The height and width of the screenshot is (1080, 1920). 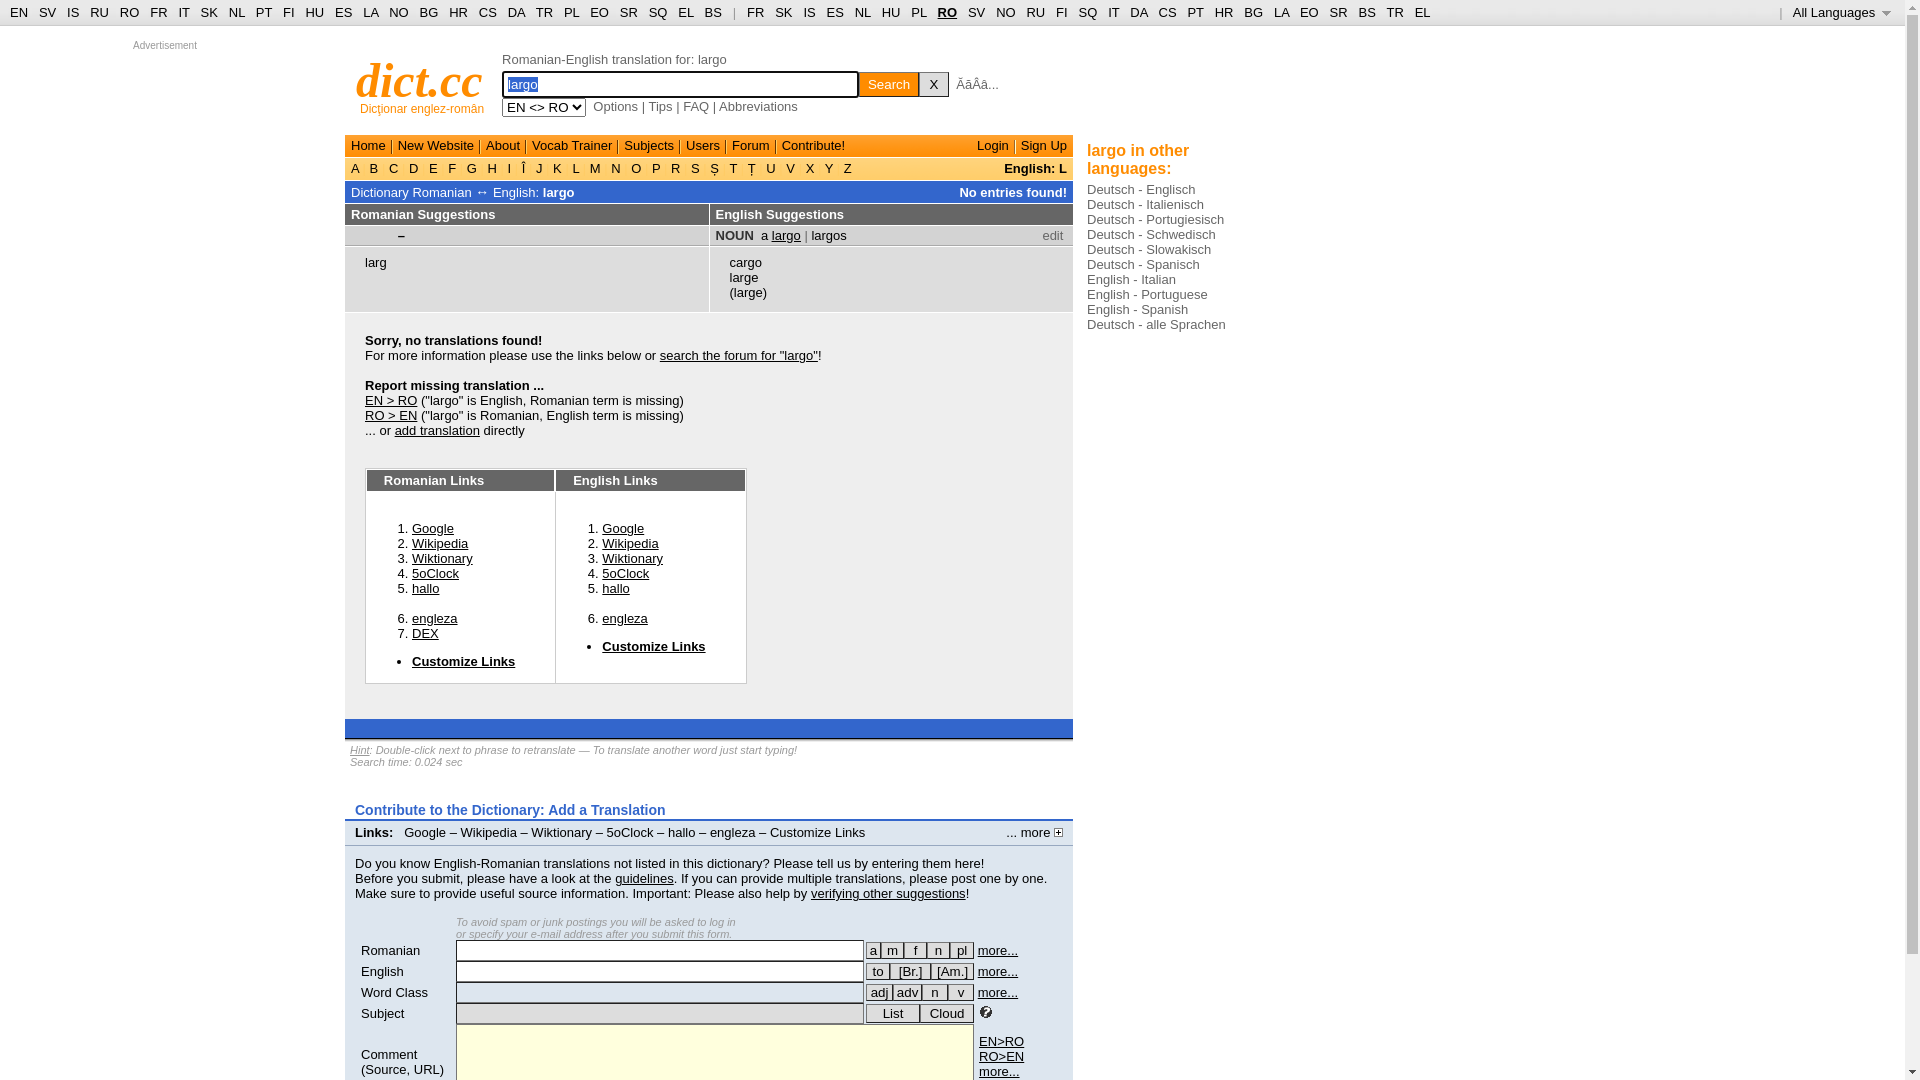 I want to click on 'Abbreviations', so click(x=719, y=106).